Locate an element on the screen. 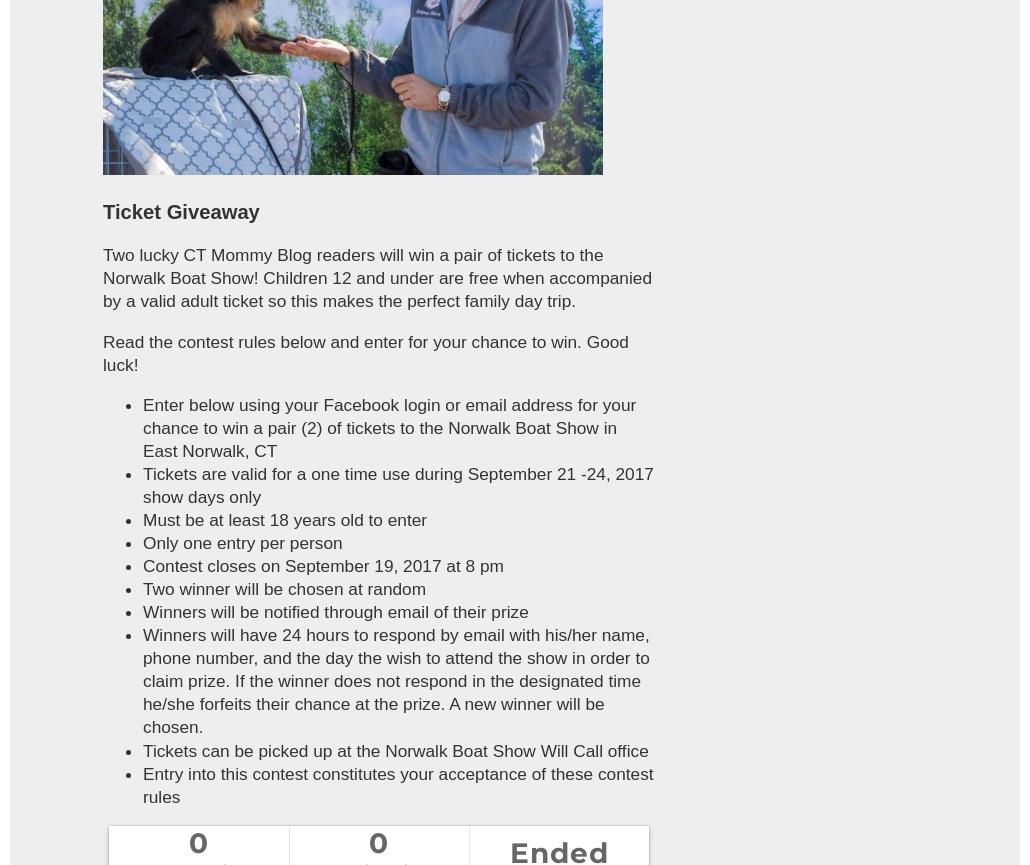  'Only one entry per person' is located at coordinates (141, 541).